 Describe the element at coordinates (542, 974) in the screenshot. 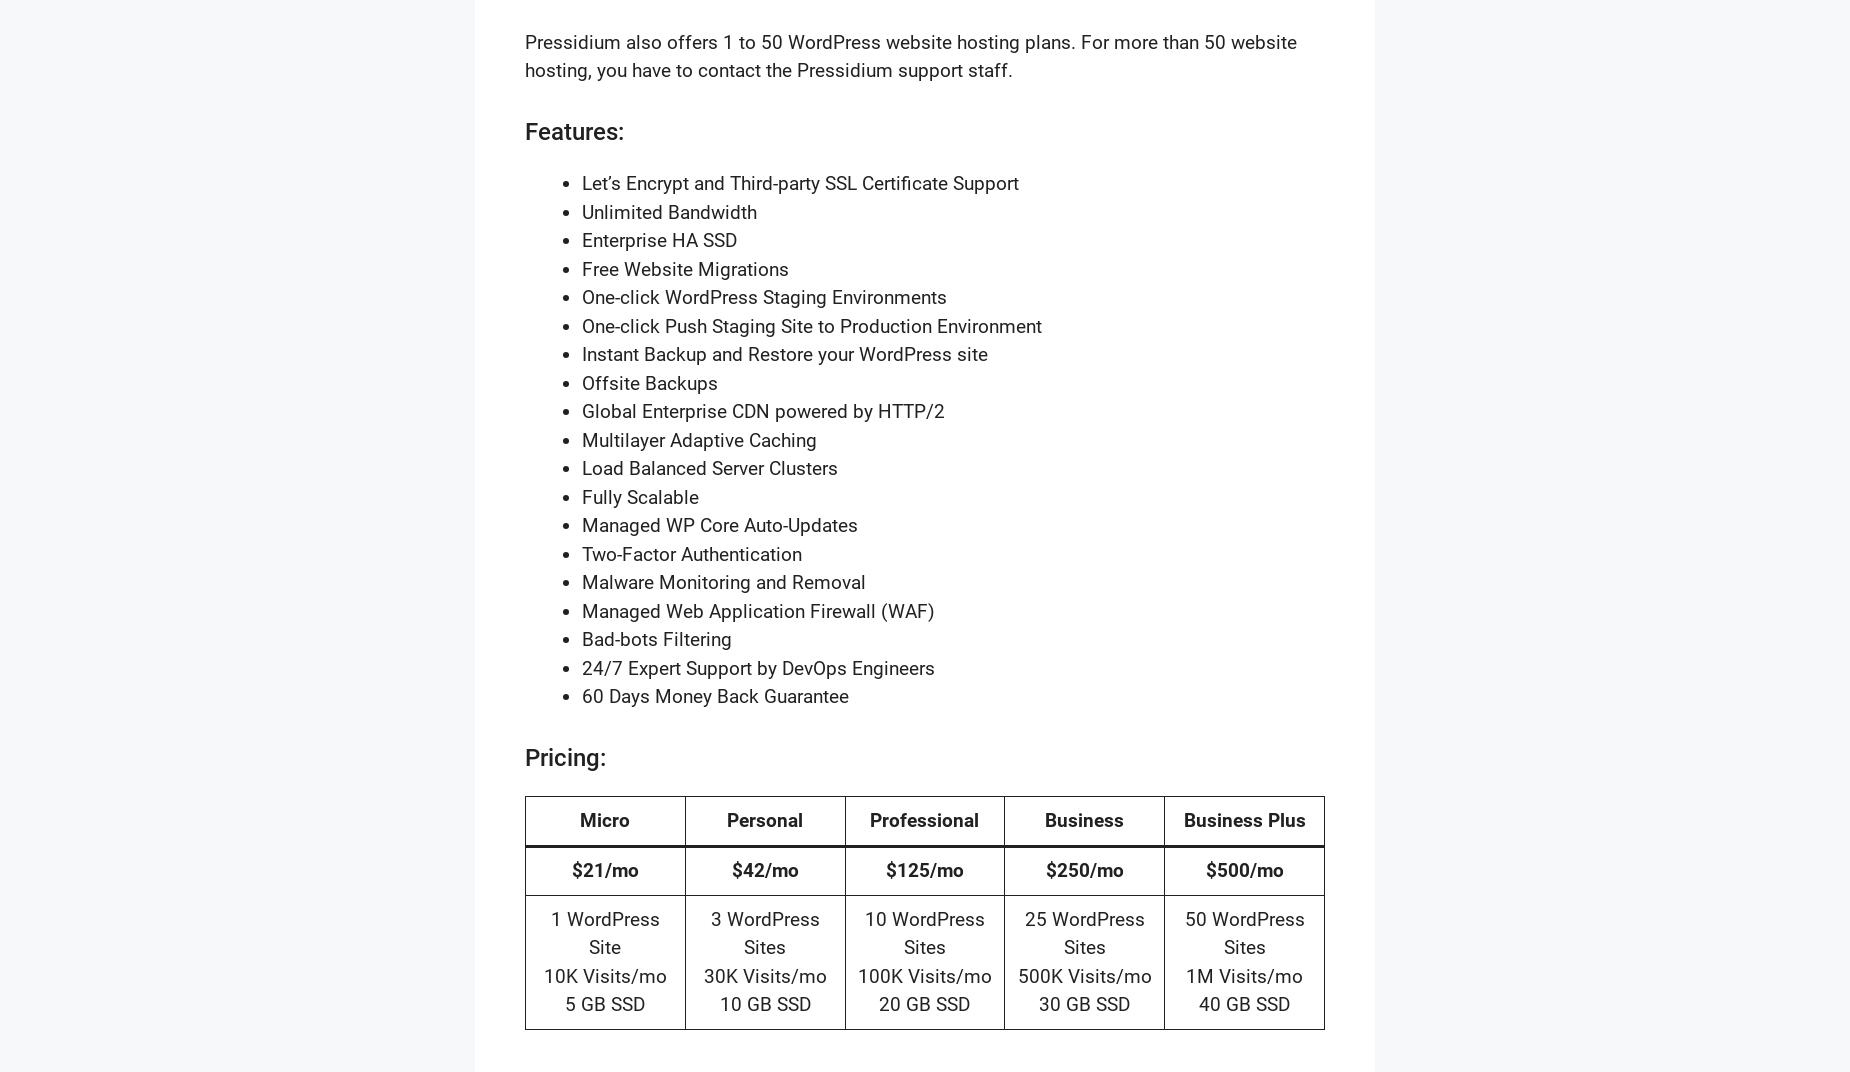

I see `'10K Visits/mo'` at that location.